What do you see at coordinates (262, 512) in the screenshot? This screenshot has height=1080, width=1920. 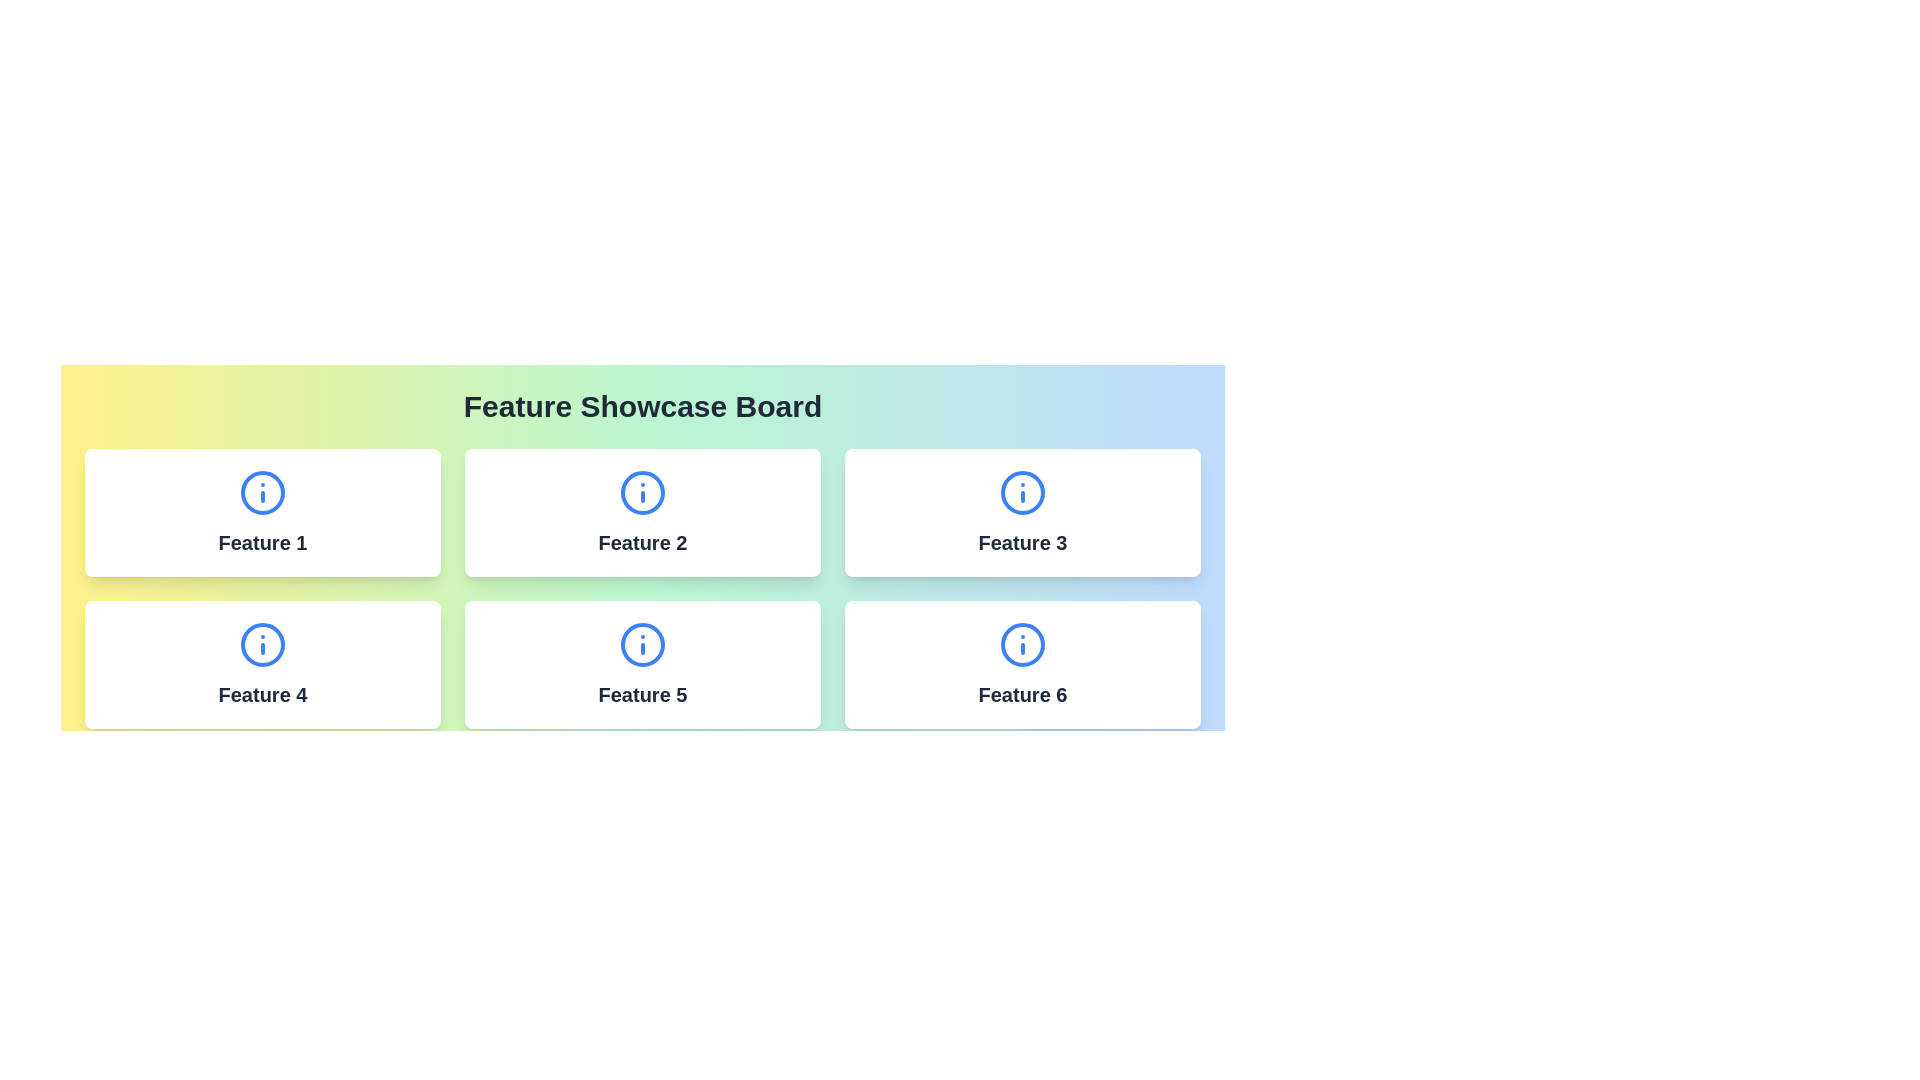 I see `the informational card about 'Feature 1' located in the top-left corner of the grid layout to read the displayed text` at bounding box center [262, 512].